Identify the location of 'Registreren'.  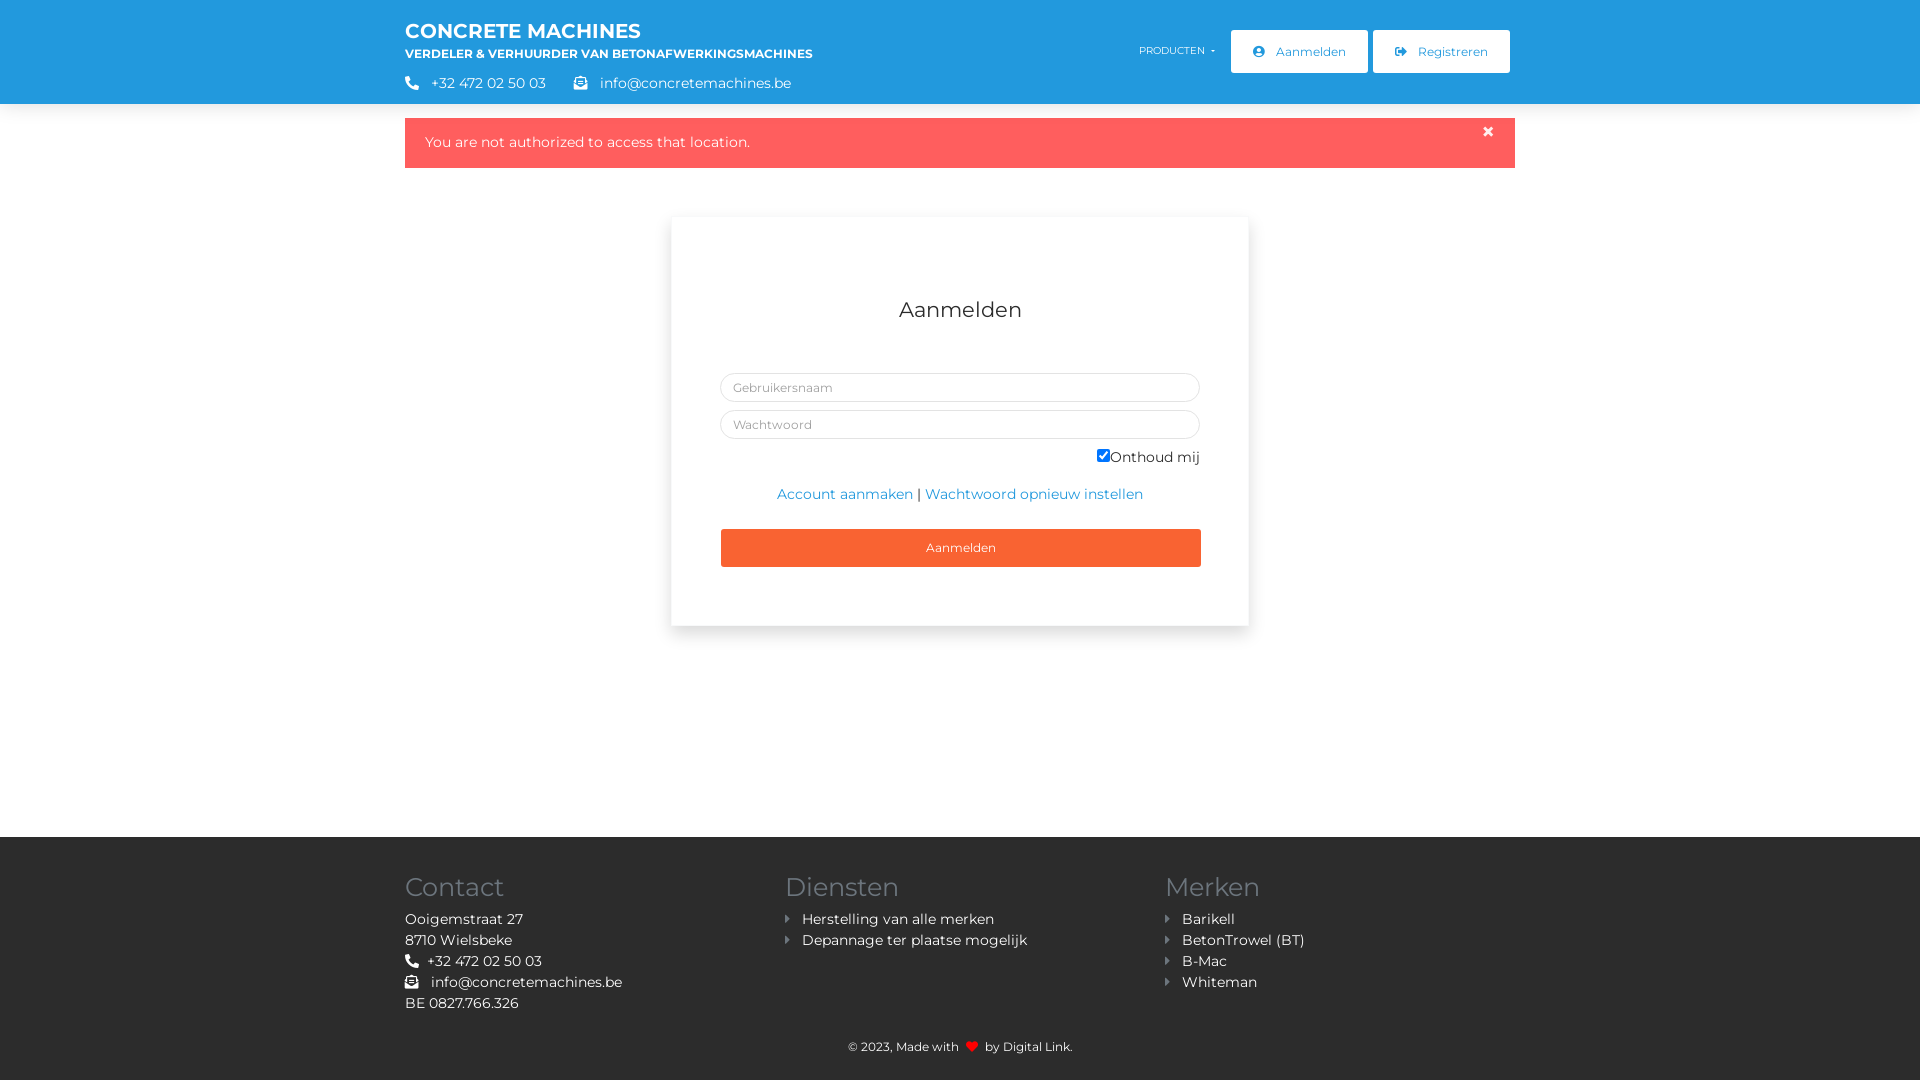
(1441, 50).